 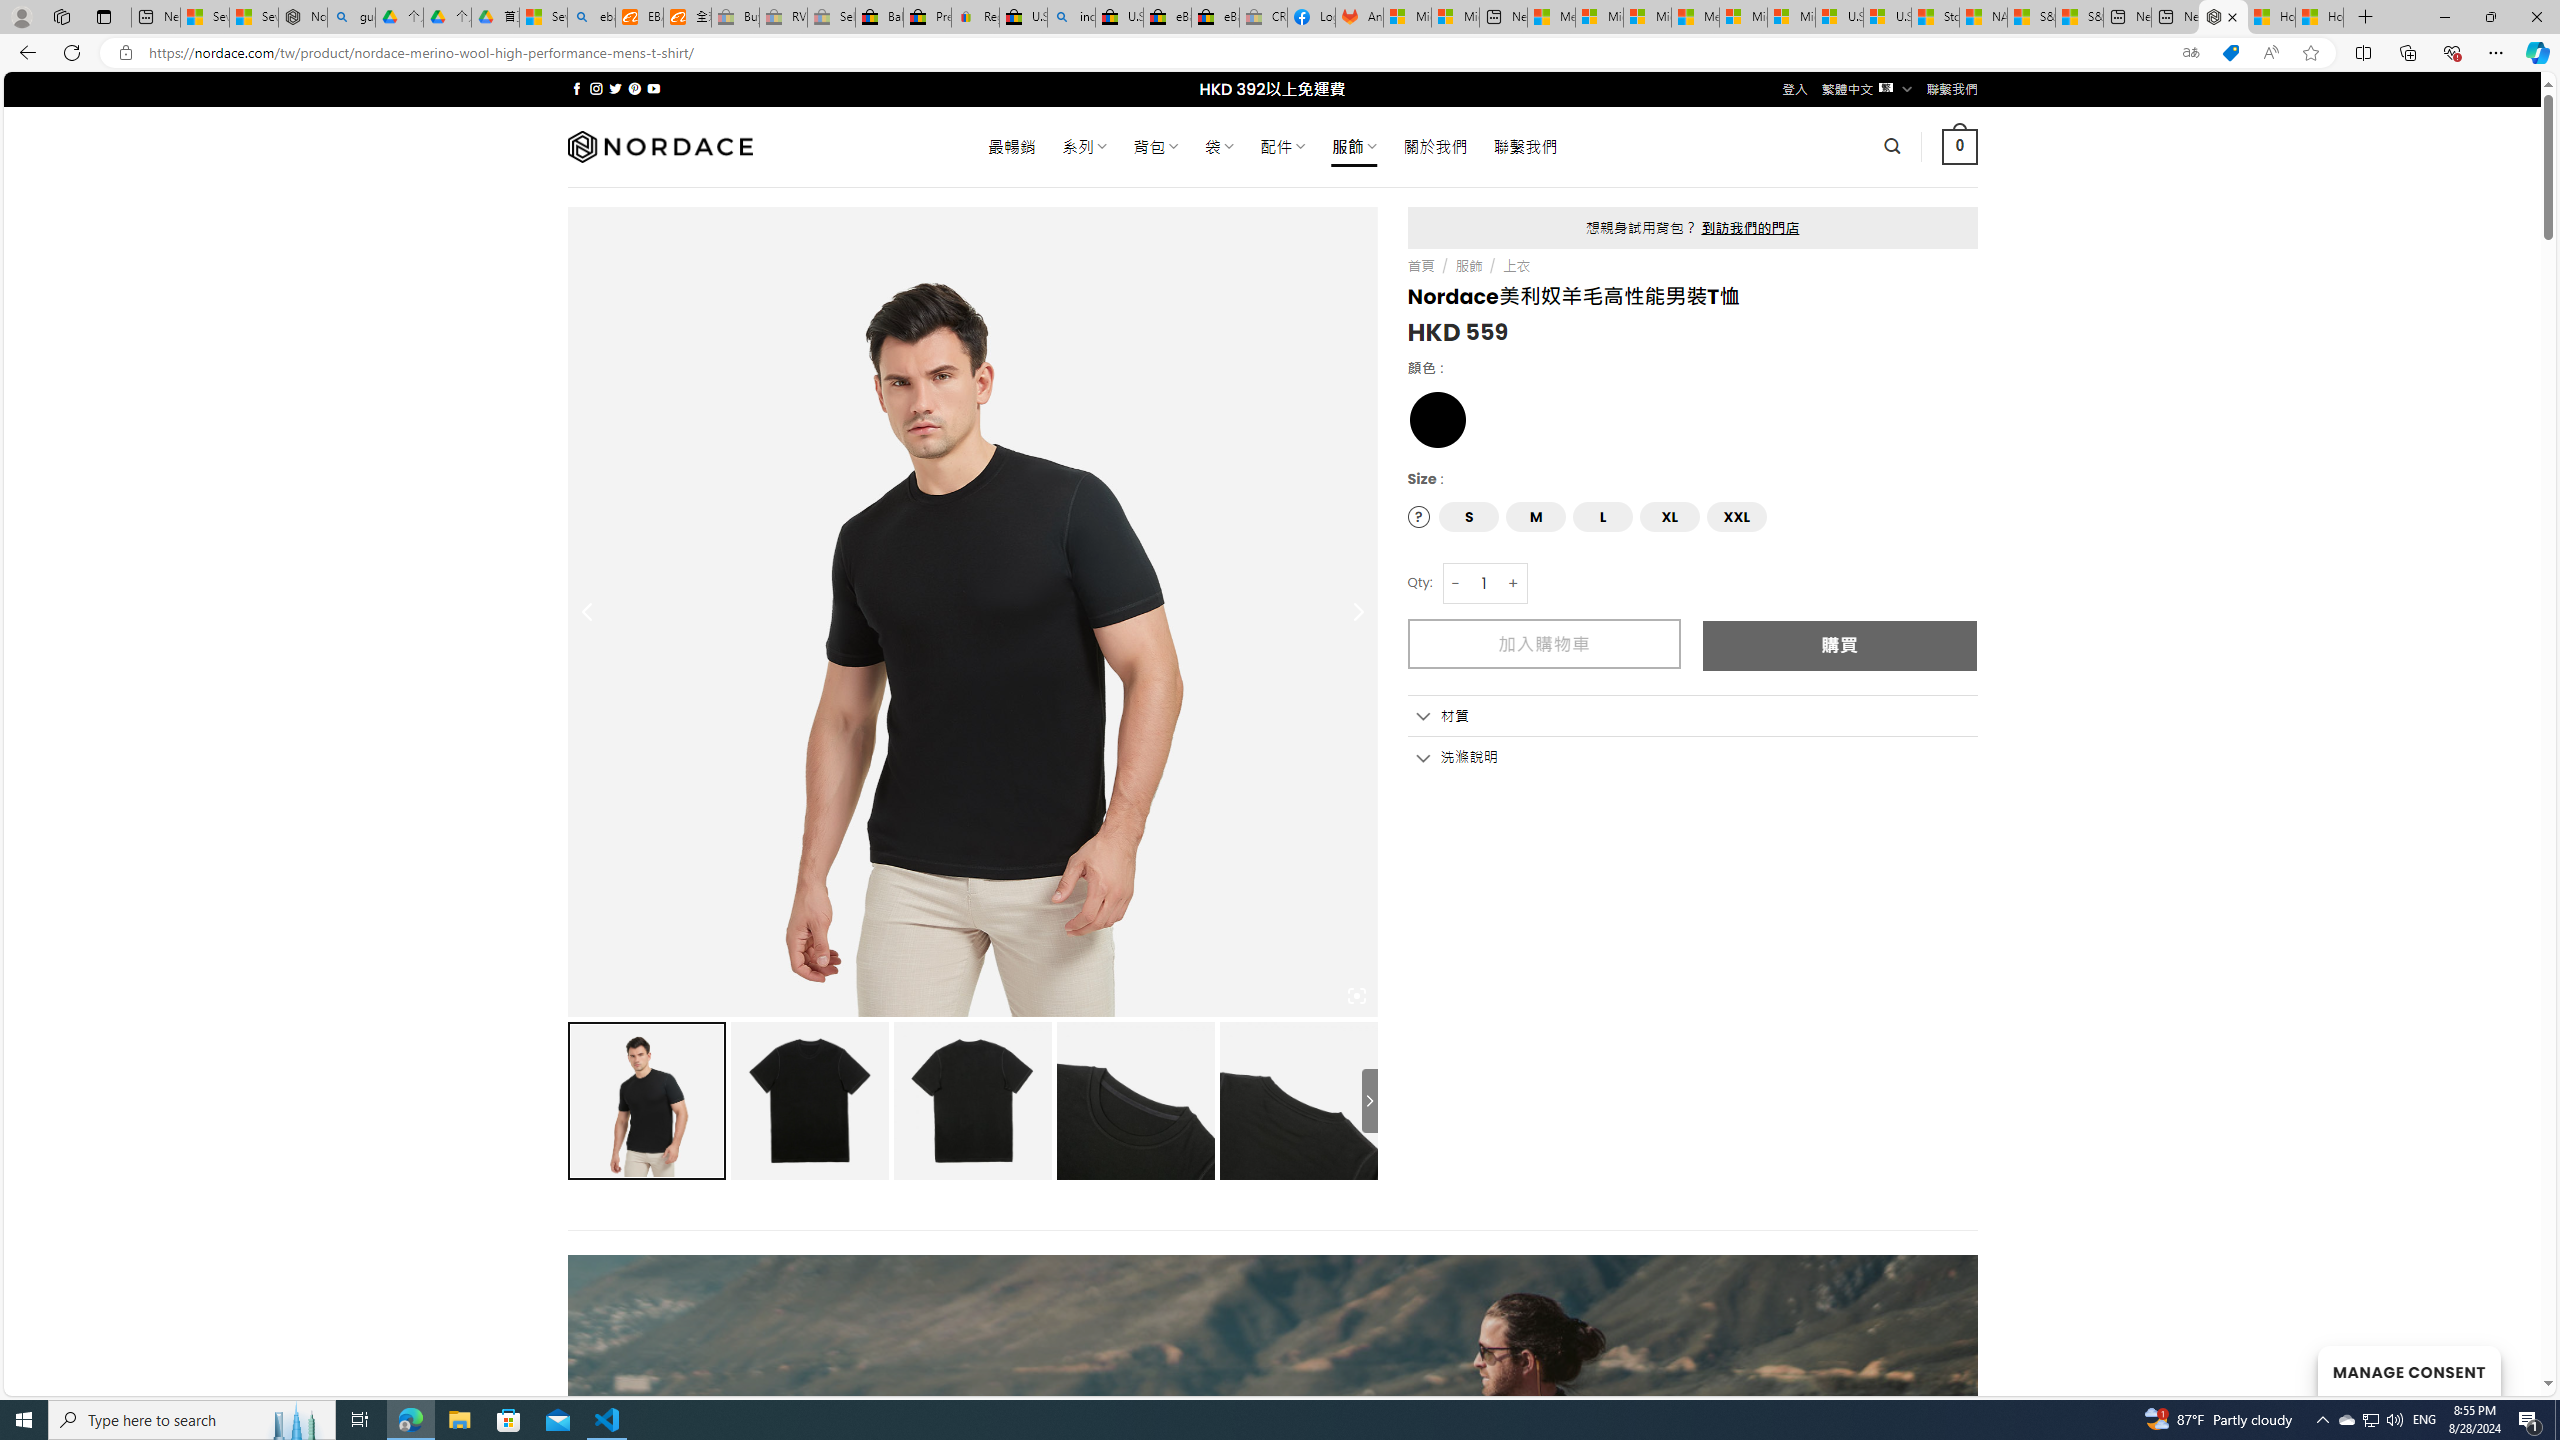 I want to click on 'Register: Create a personal eBay account', so click(x=974, y=16).